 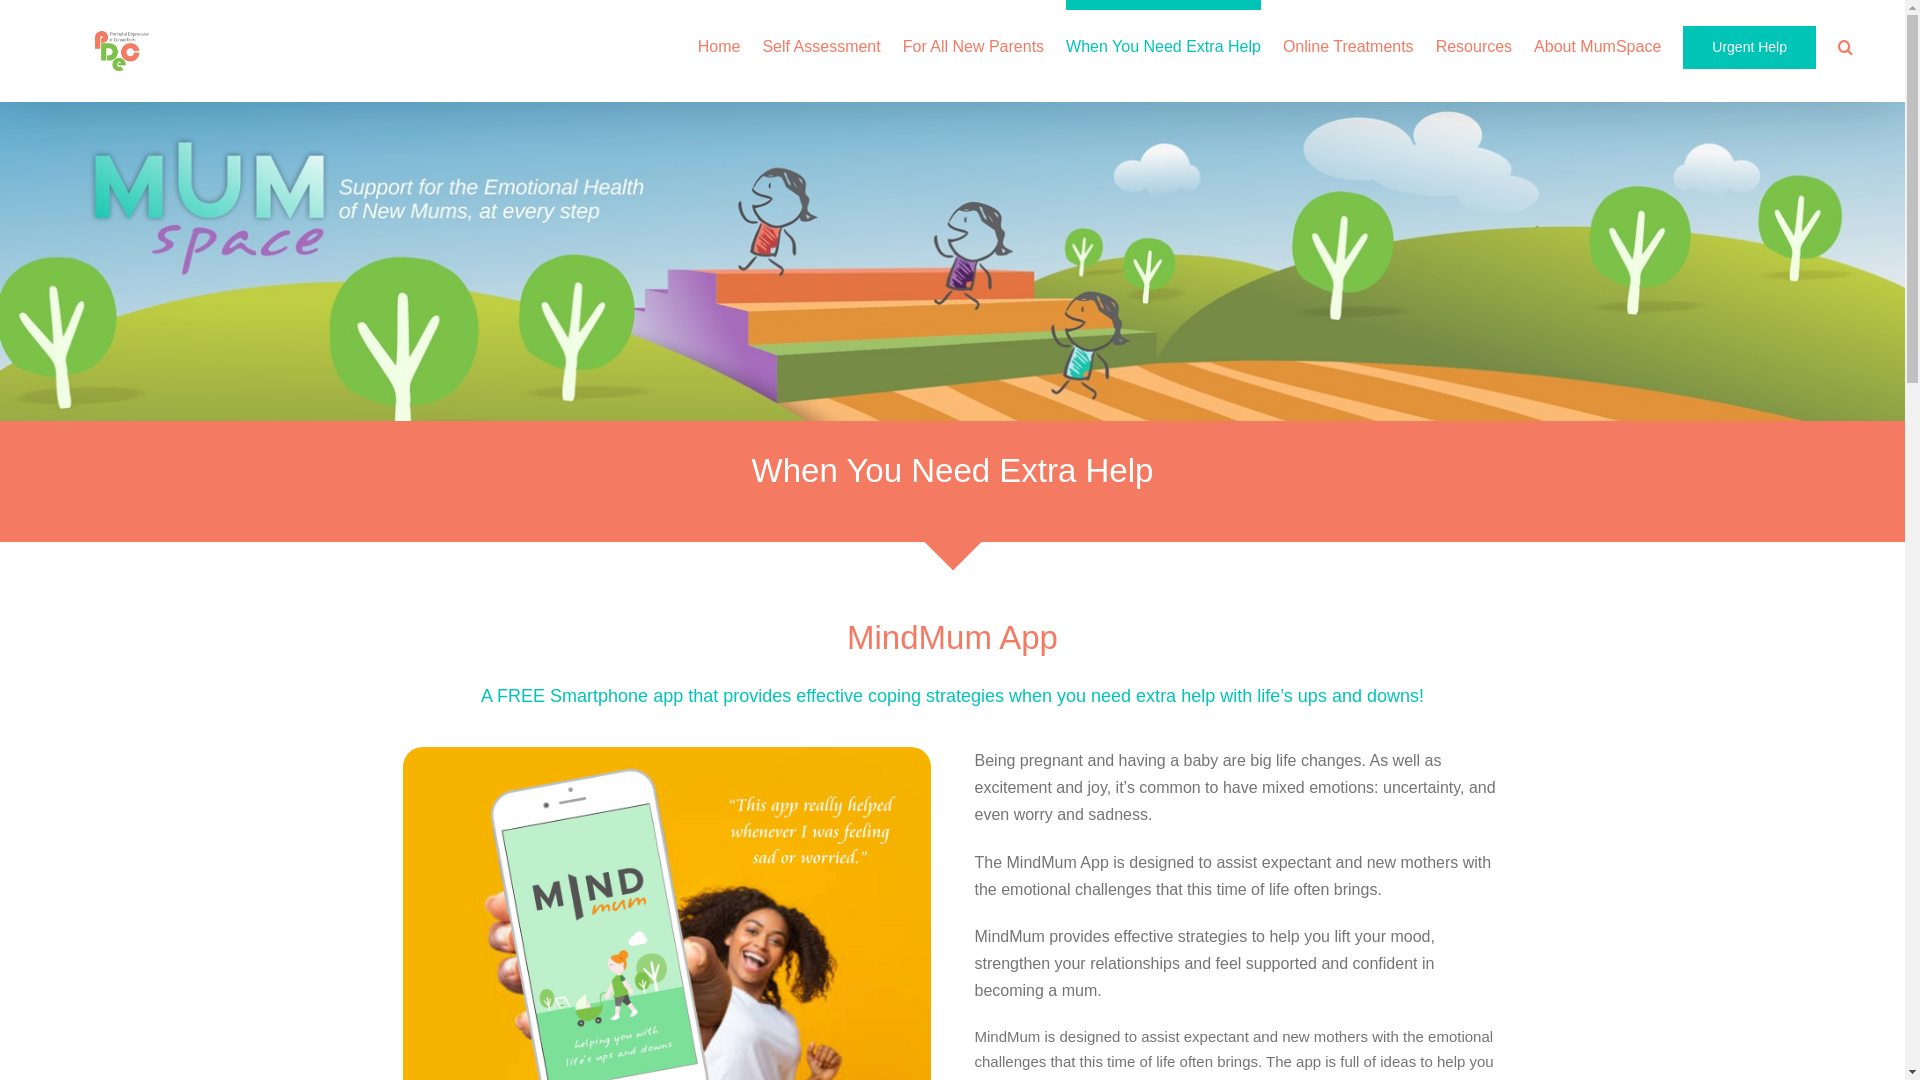 What do you see at coordinates (1596, 42) in the screenshot?
I see `'About MumSpace'` at bounding box center [1596, 42].